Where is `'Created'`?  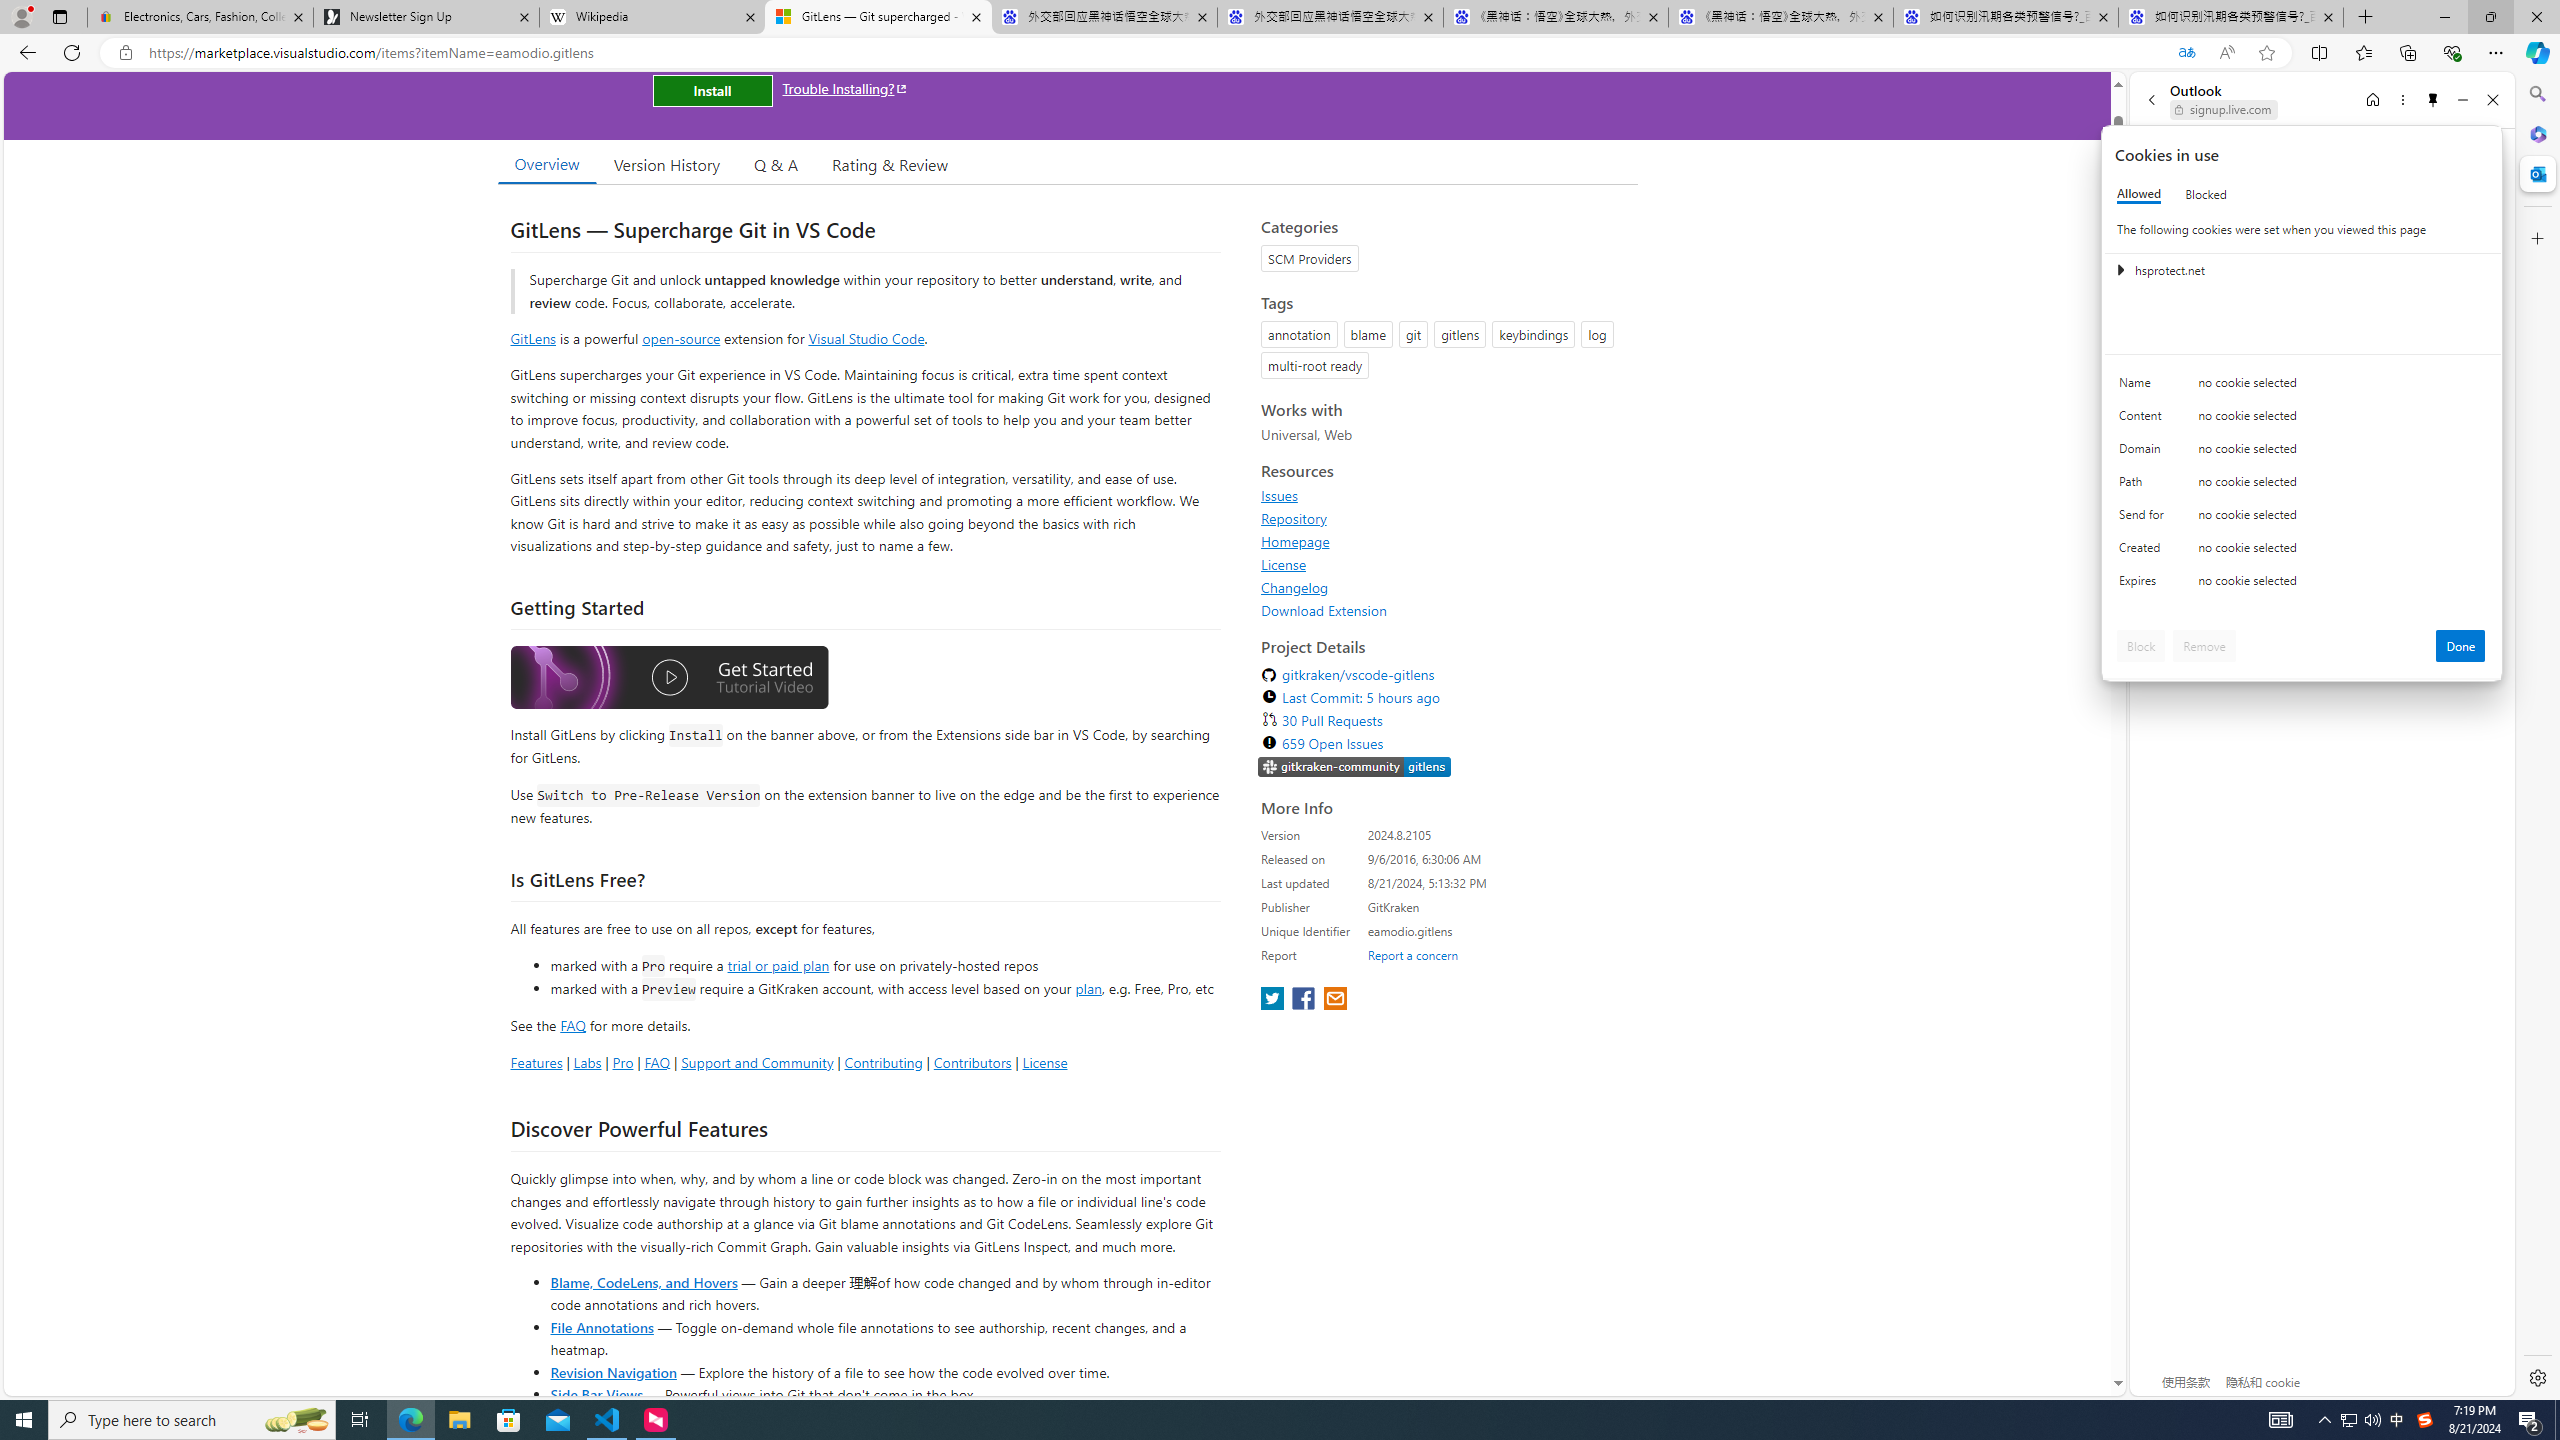
'Created' is located at coordinates (2144, 551).